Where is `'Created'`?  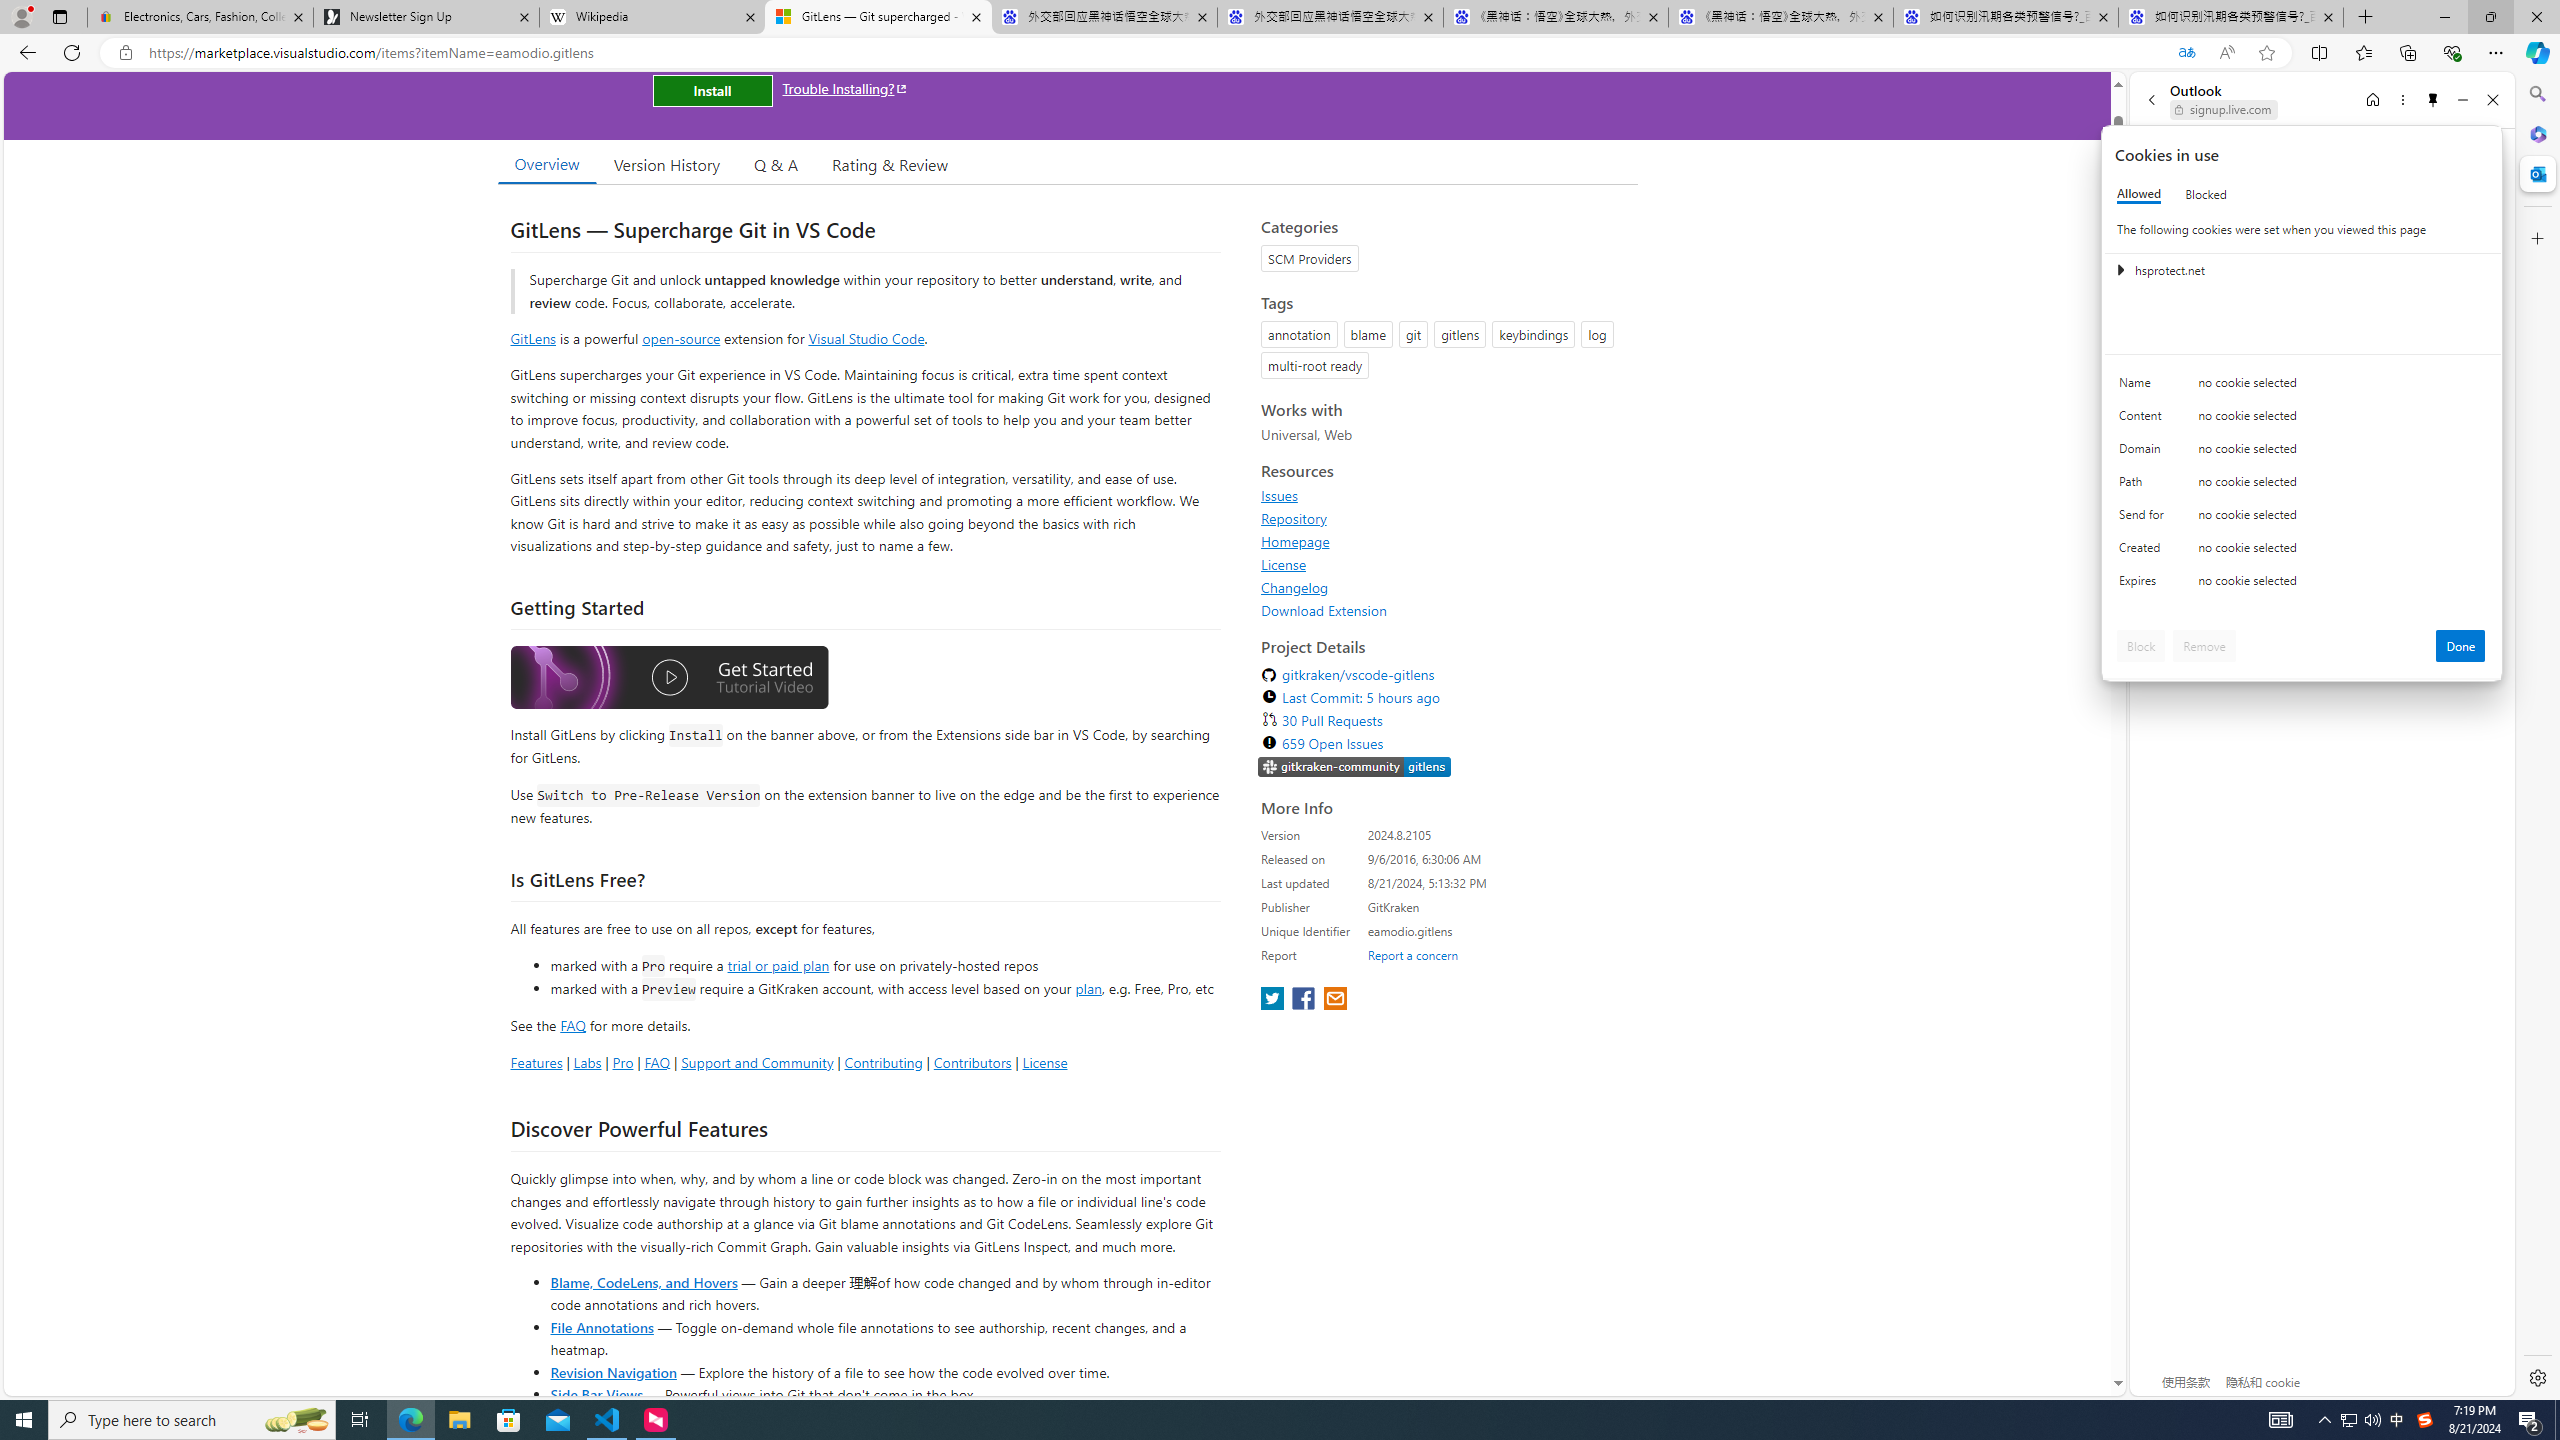
'Created' is located at coordinates (2144, 551).